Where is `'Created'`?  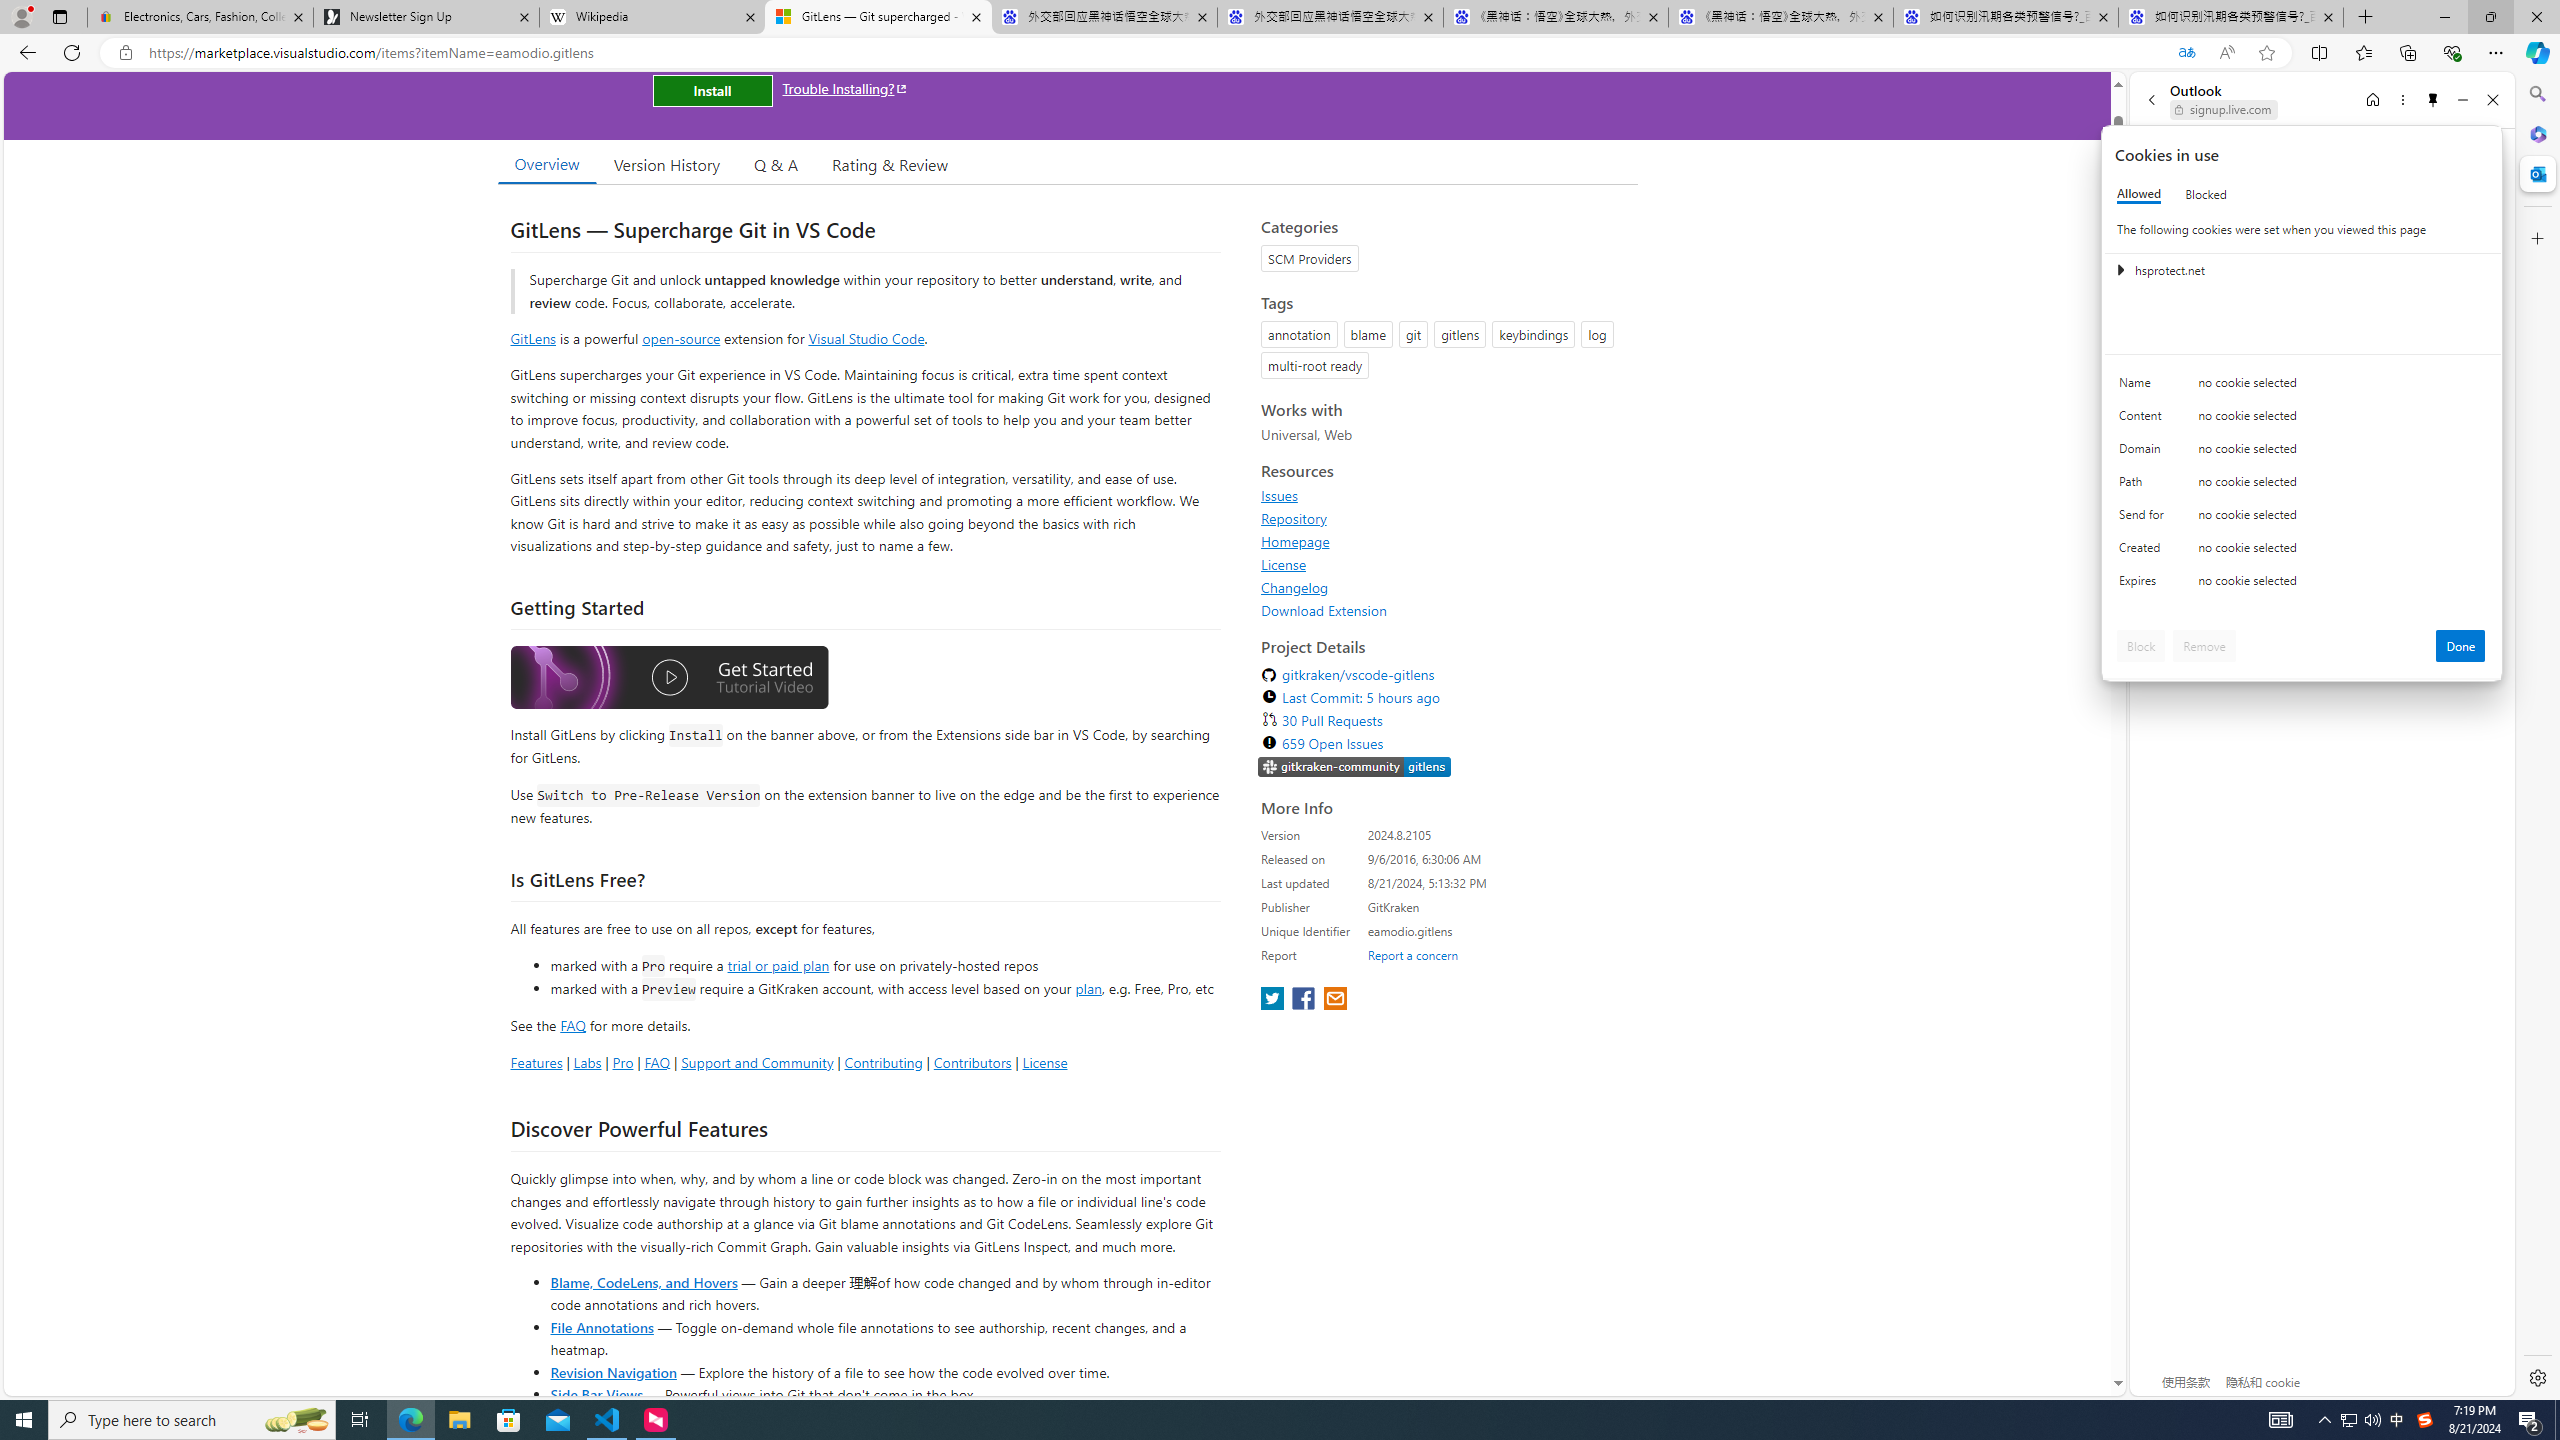
'Created' is located at coordinates (2144, 551).